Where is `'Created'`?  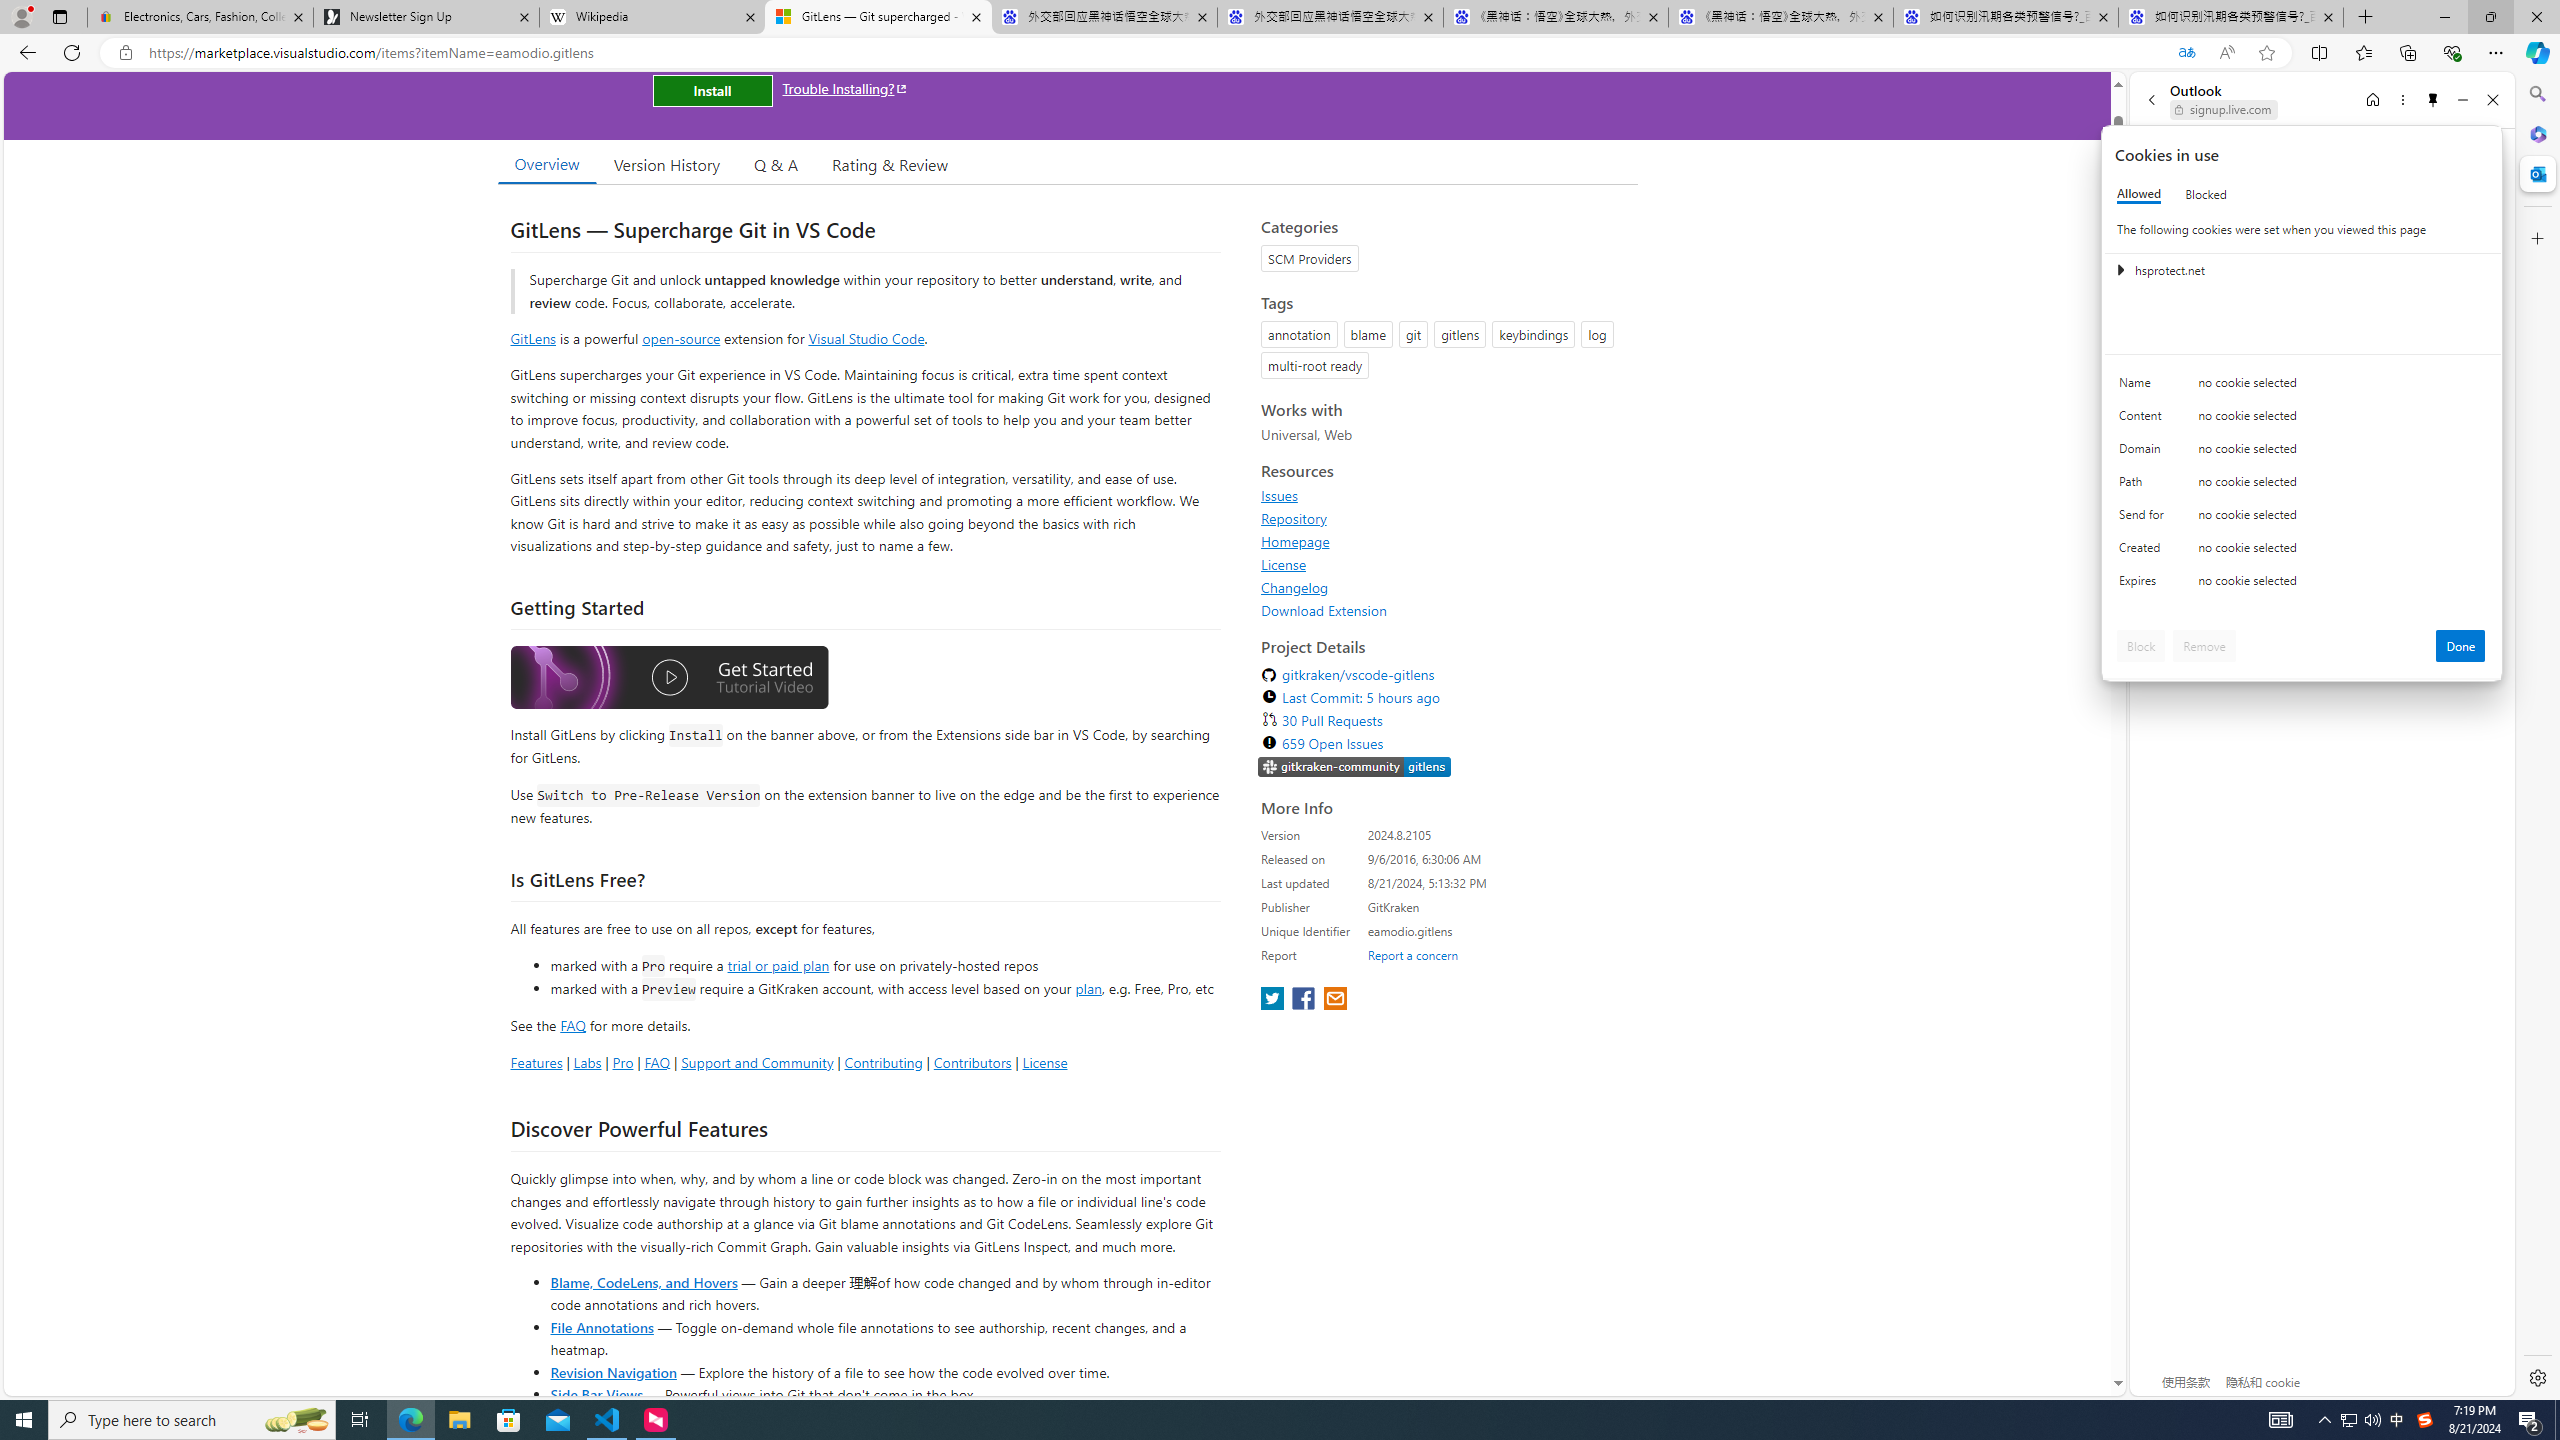
'Created' is located at coordinates (2144, 551).